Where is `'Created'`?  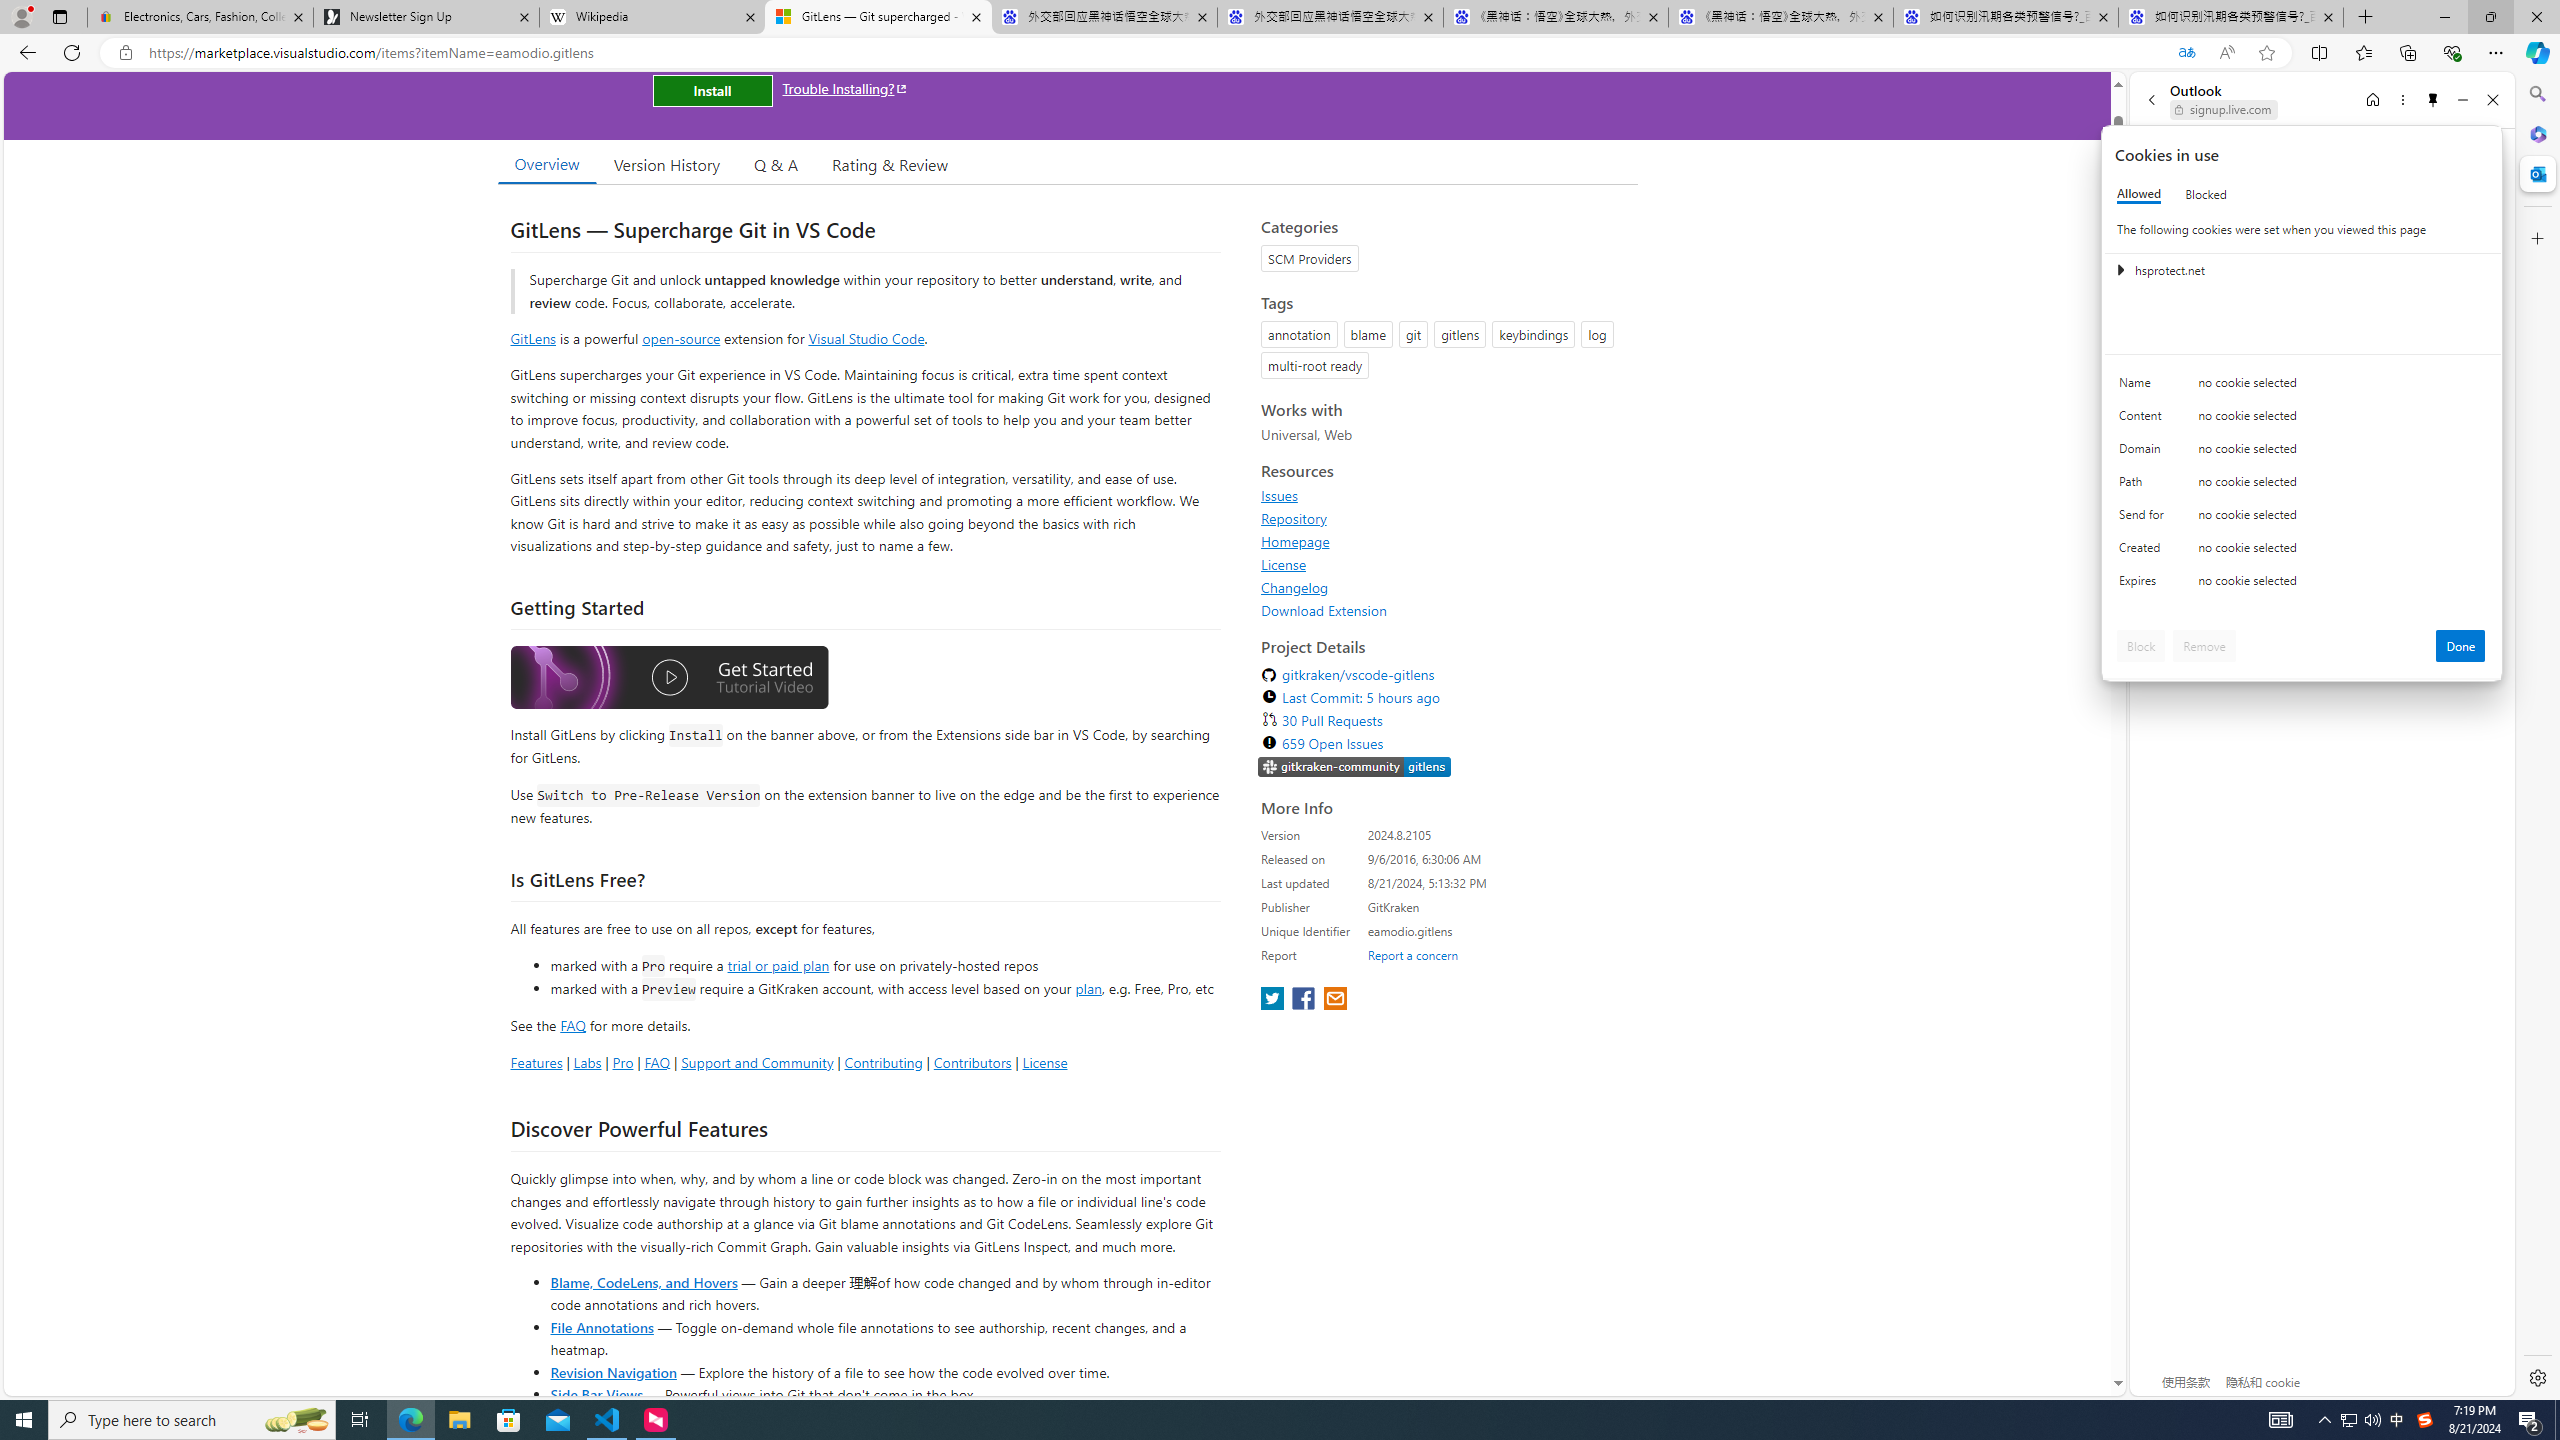
'Created' is located at coordinates (2144, 551).